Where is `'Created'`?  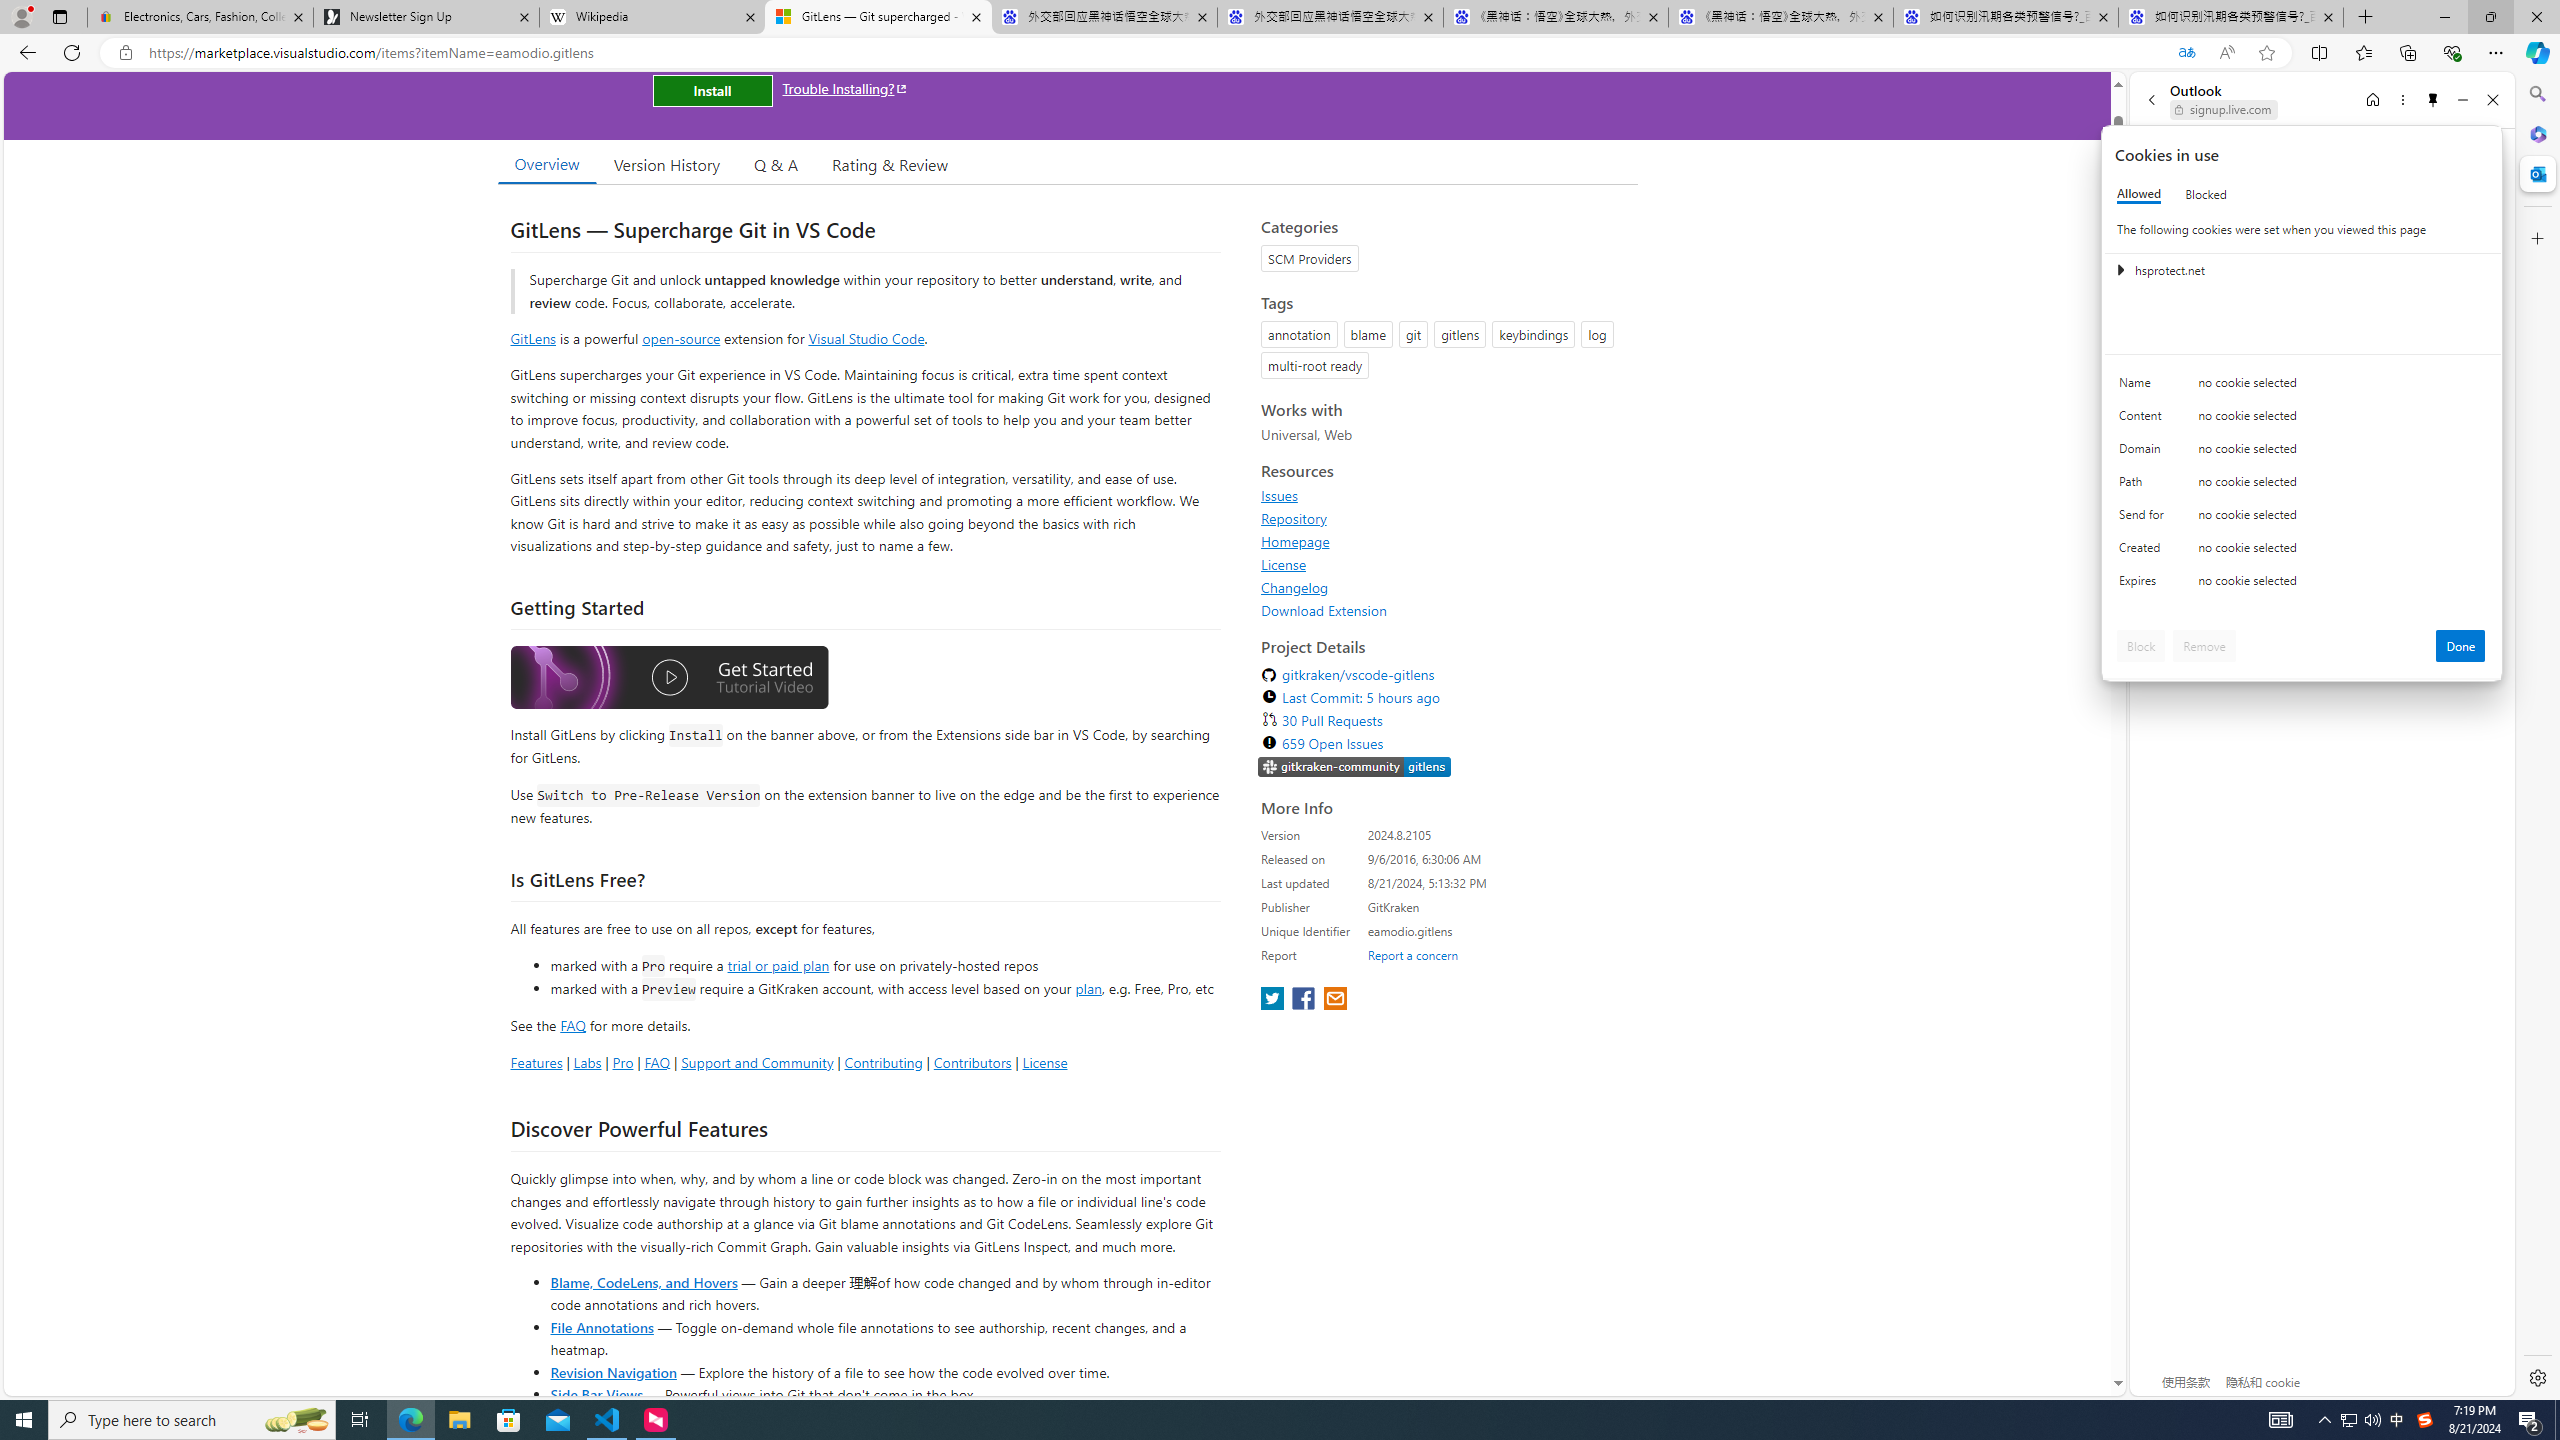
'Created' is located at coordinates (2144, 551).